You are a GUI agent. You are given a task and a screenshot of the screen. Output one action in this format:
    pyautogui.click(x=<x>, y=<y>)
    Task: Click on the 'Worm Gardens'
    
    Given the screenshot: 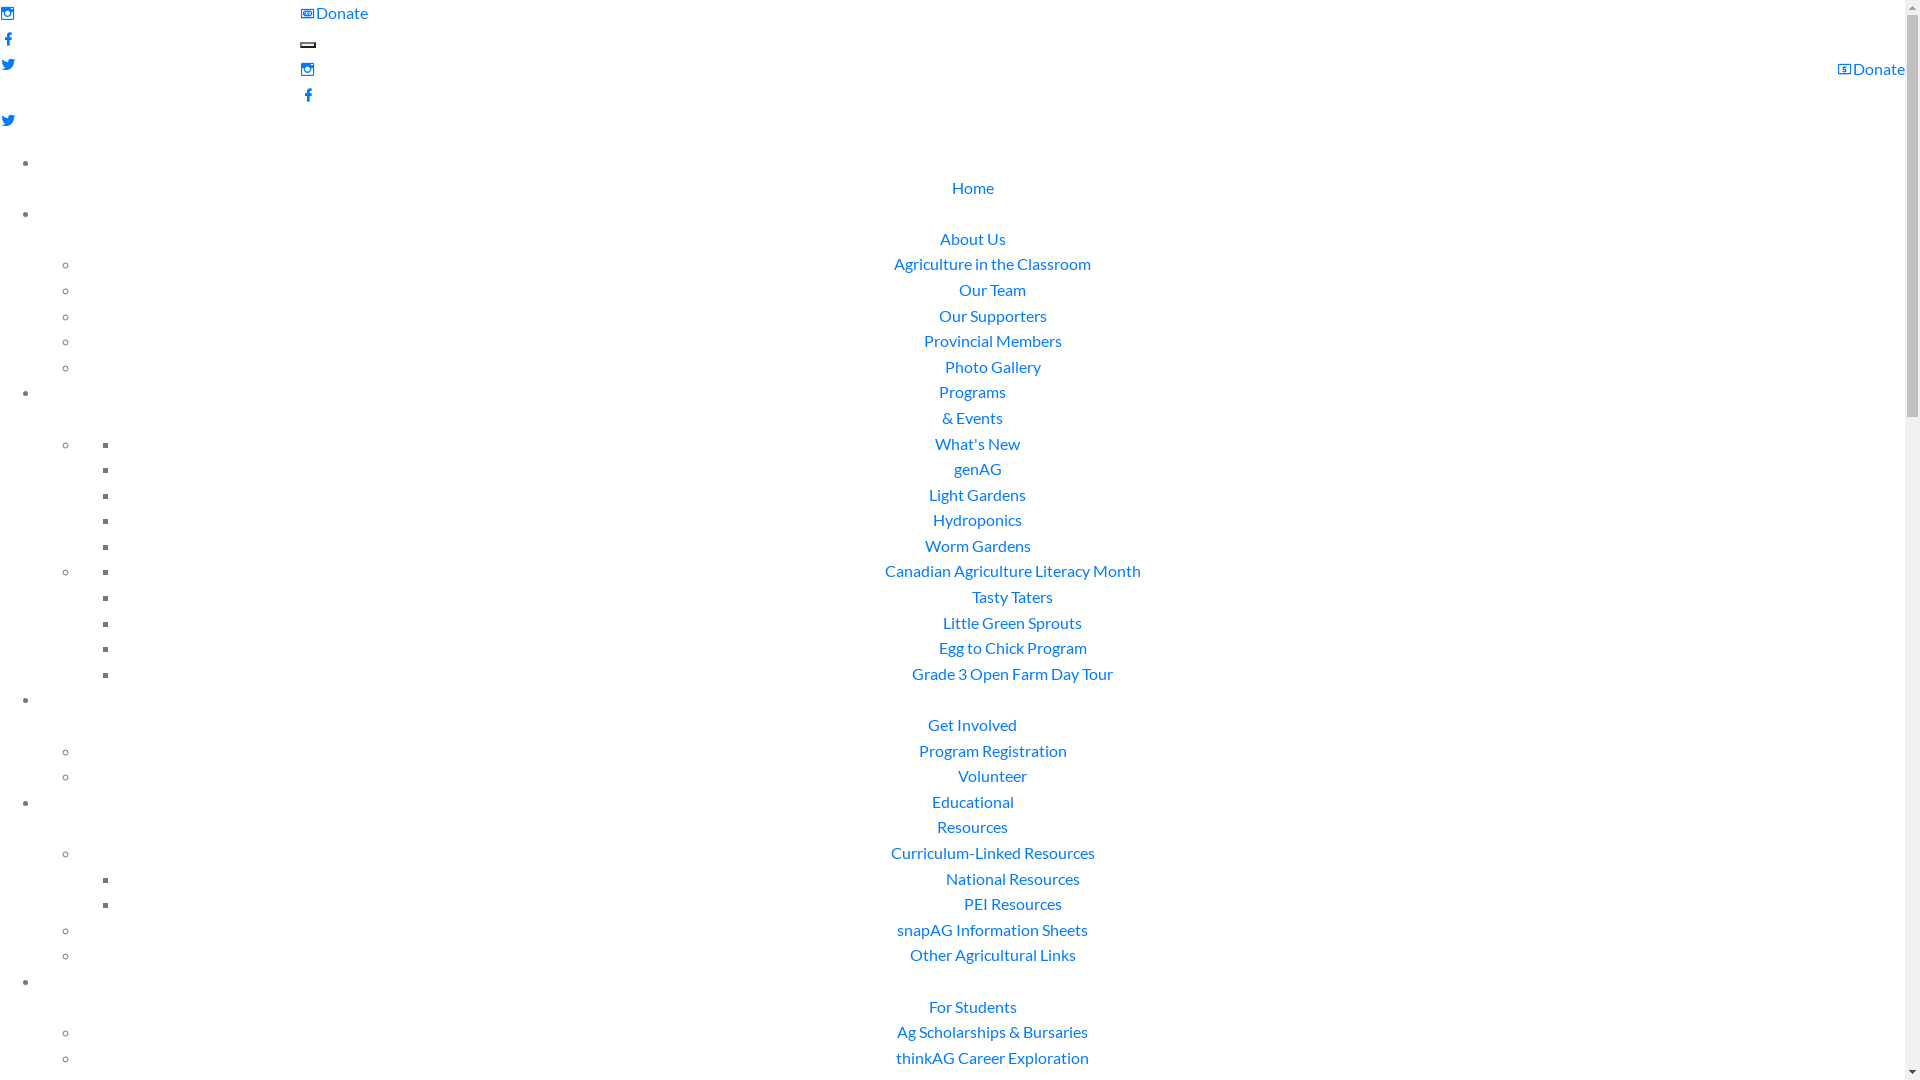 What is the action you would take?
    pyautogui.click(x=977, y=545)
    